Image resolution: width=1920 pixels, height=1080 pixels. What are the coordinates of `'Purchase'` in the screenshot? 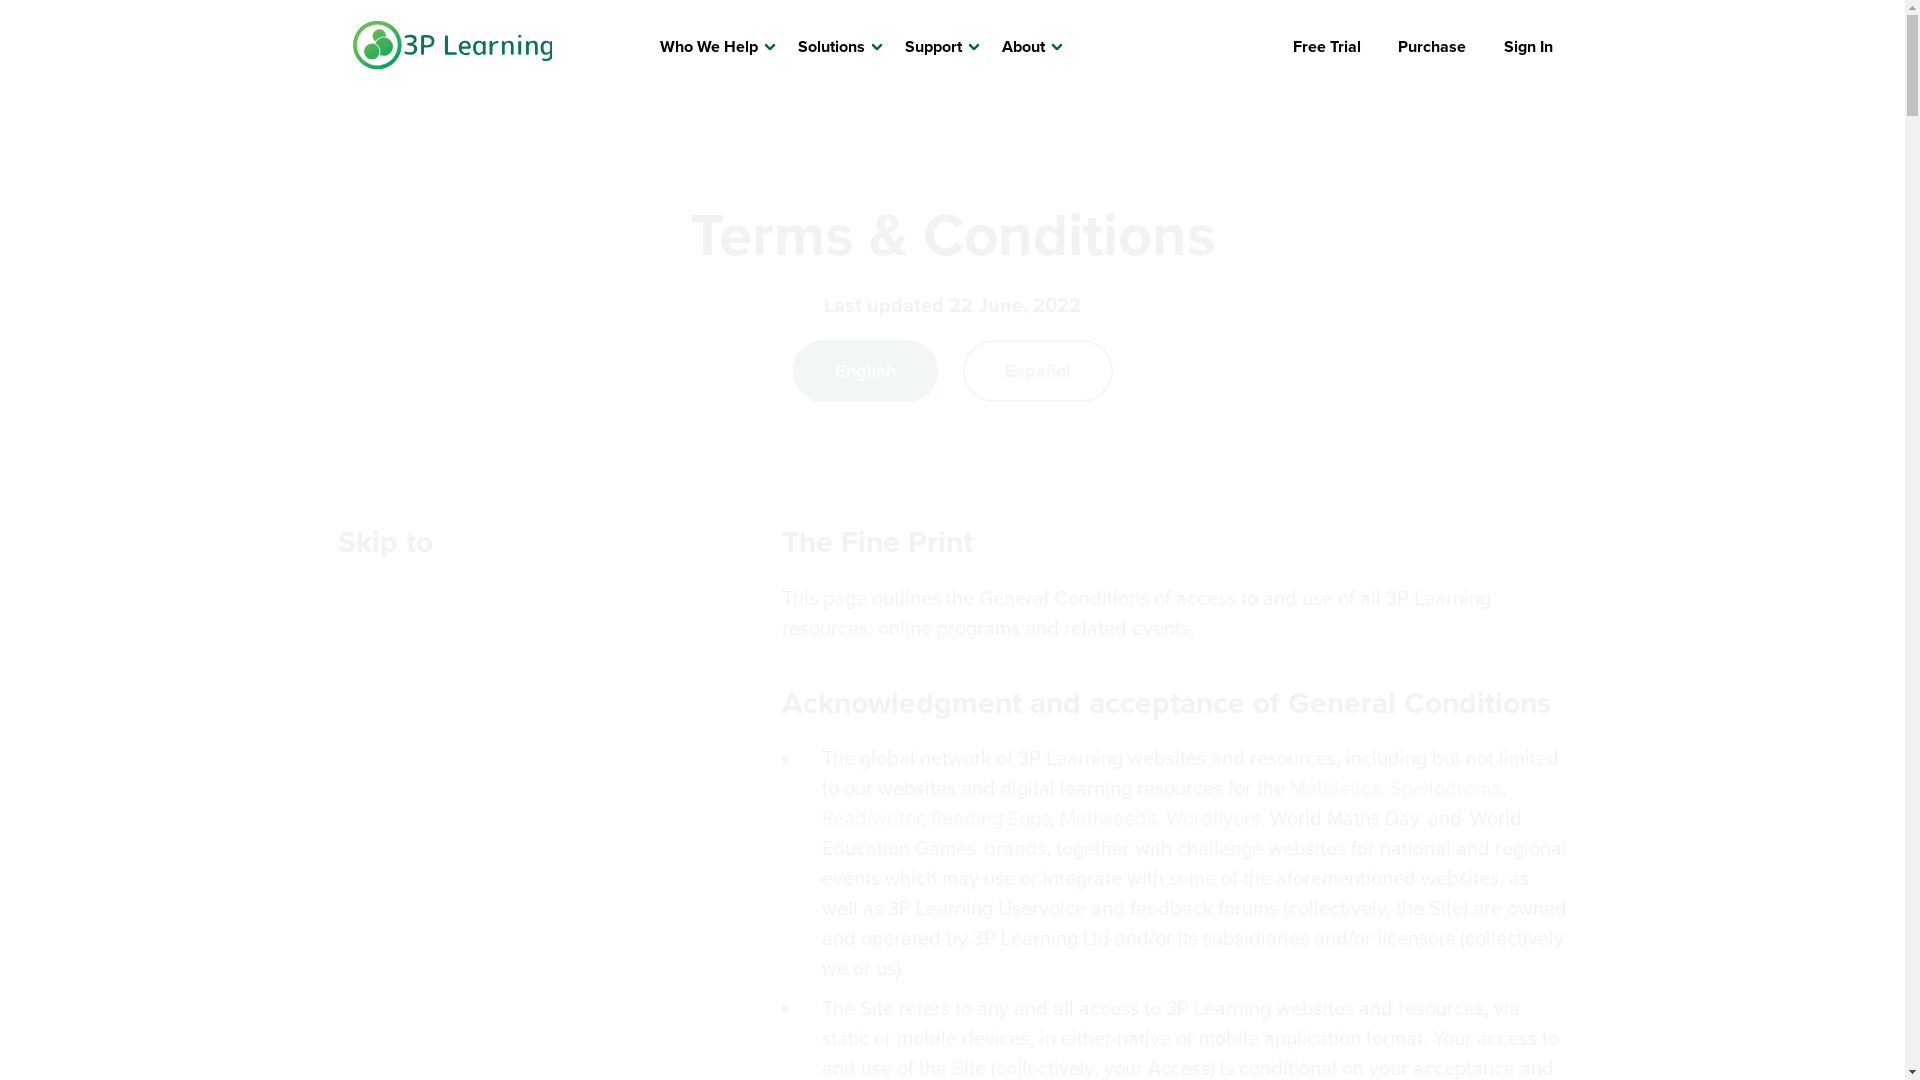 It's located at (1430, 45).